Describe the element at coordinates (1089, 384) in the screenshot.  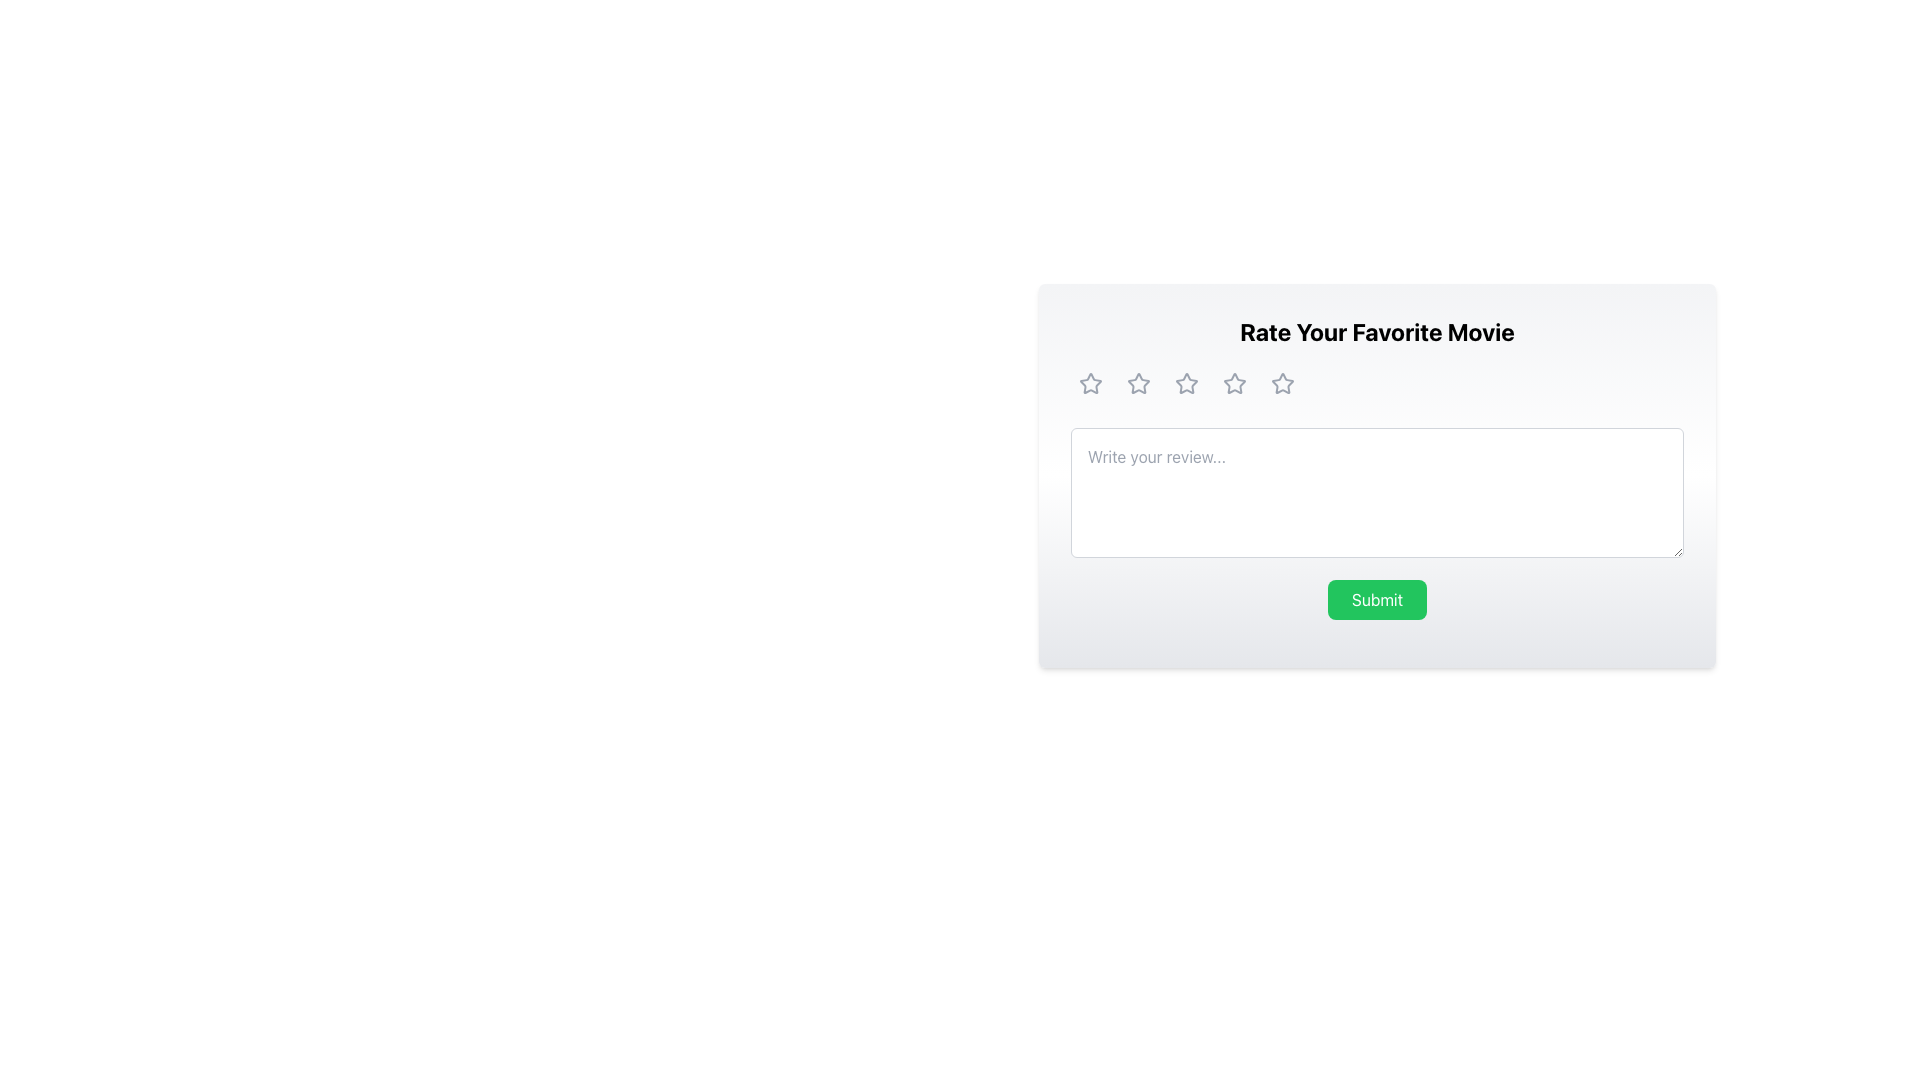
I see `the first star icon for rating, located` at that location.